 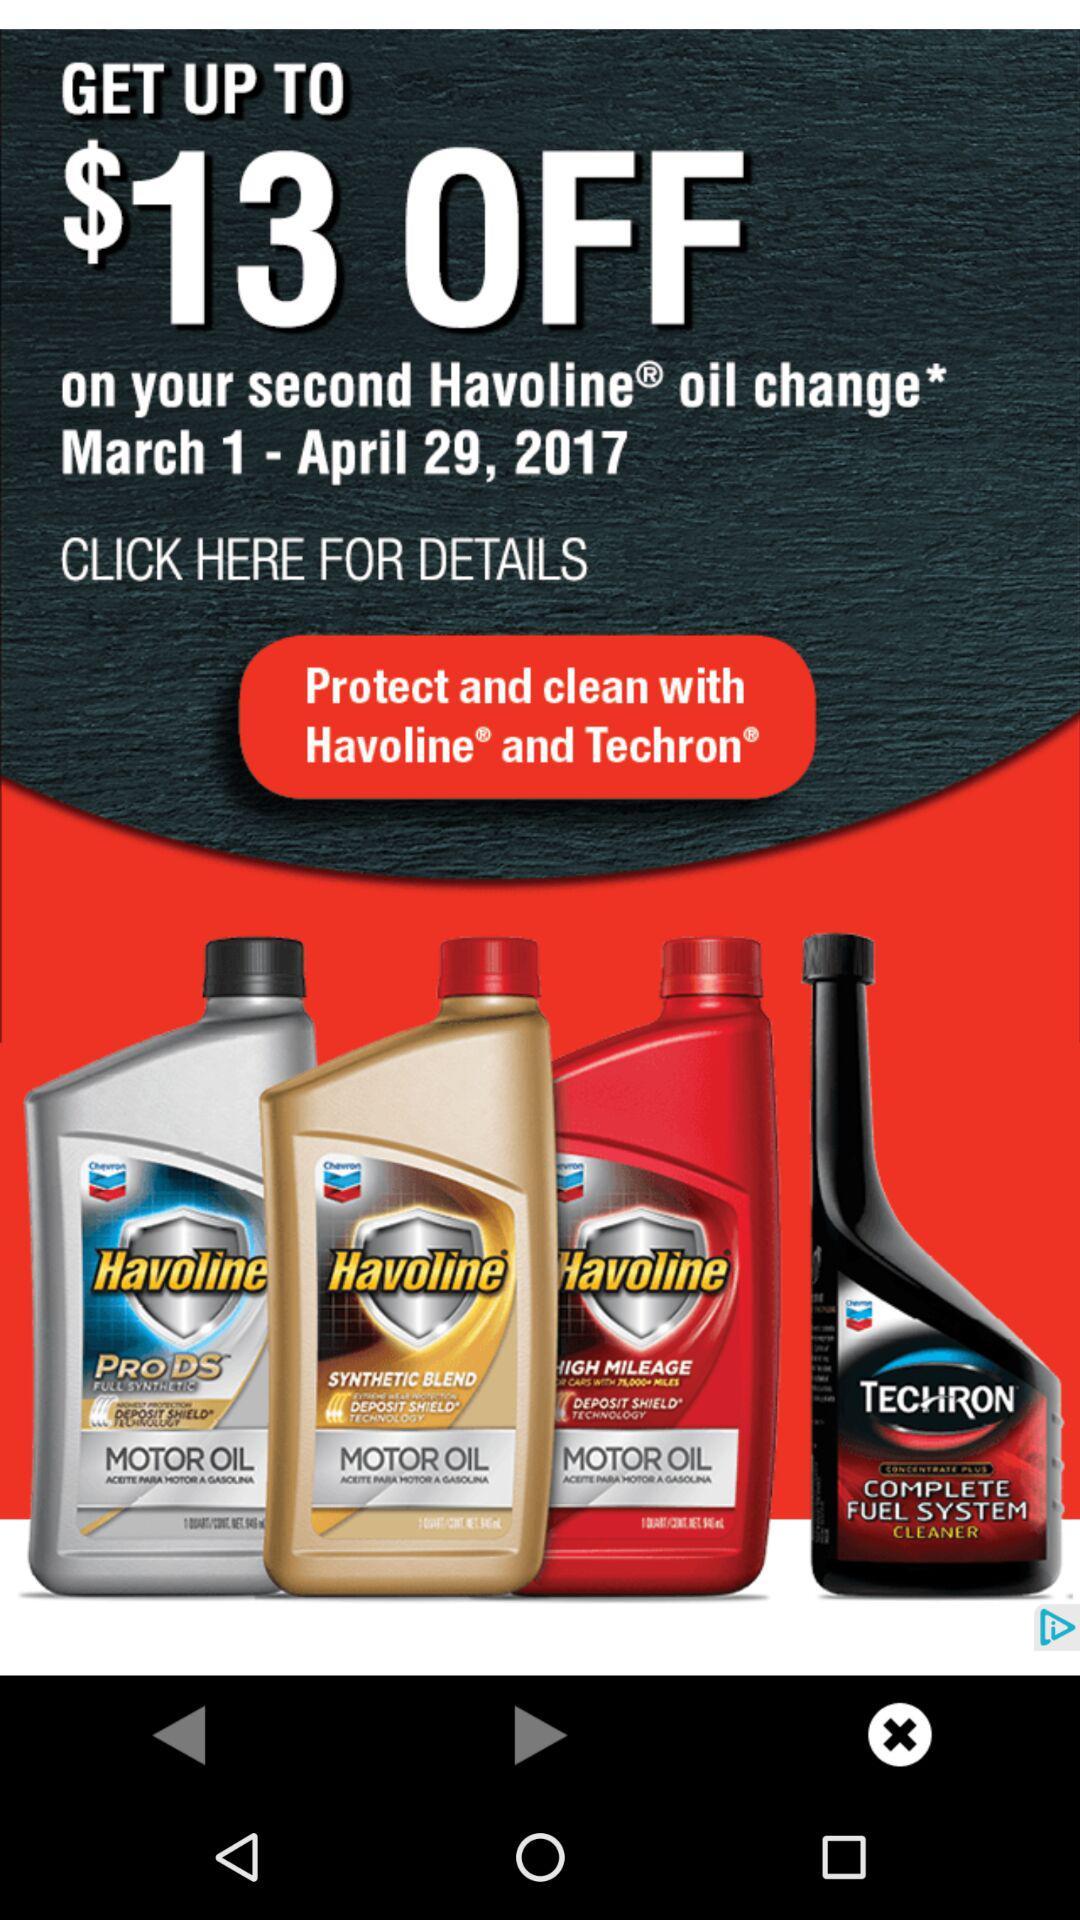 What do you see at coordinates (540, 837) in the screenshot?
I see `motor oil details` at bounding box center [540, 837].